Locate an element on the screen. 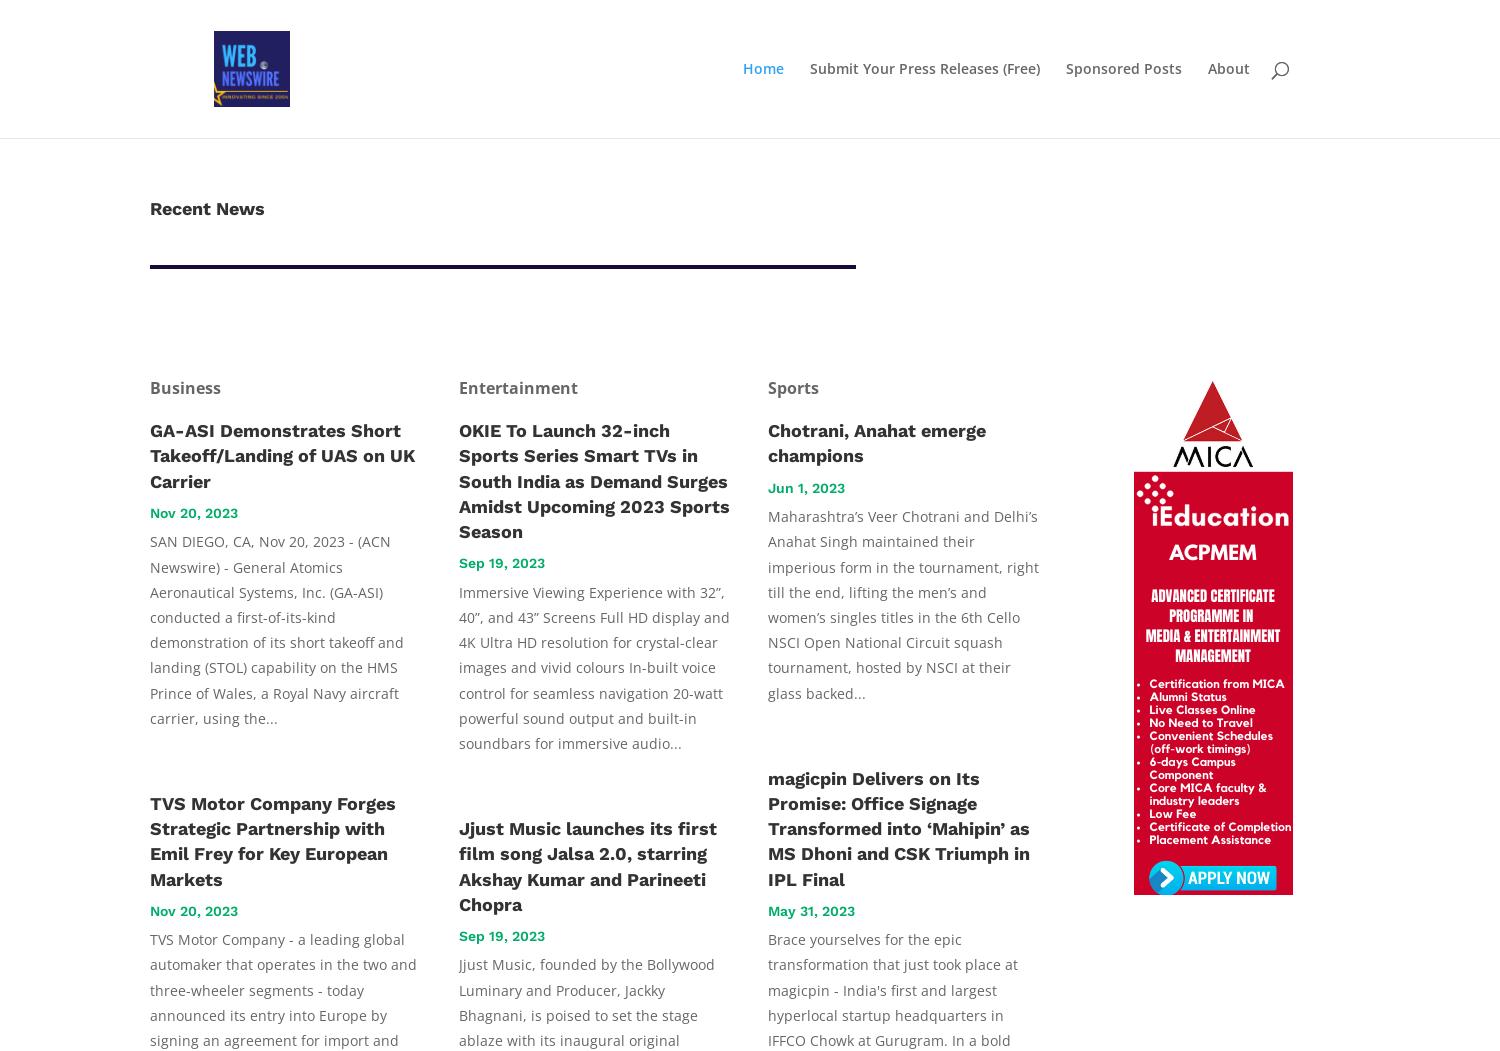  'Submit Your Press Releases (Free)' is located at coordinates (925, 67).